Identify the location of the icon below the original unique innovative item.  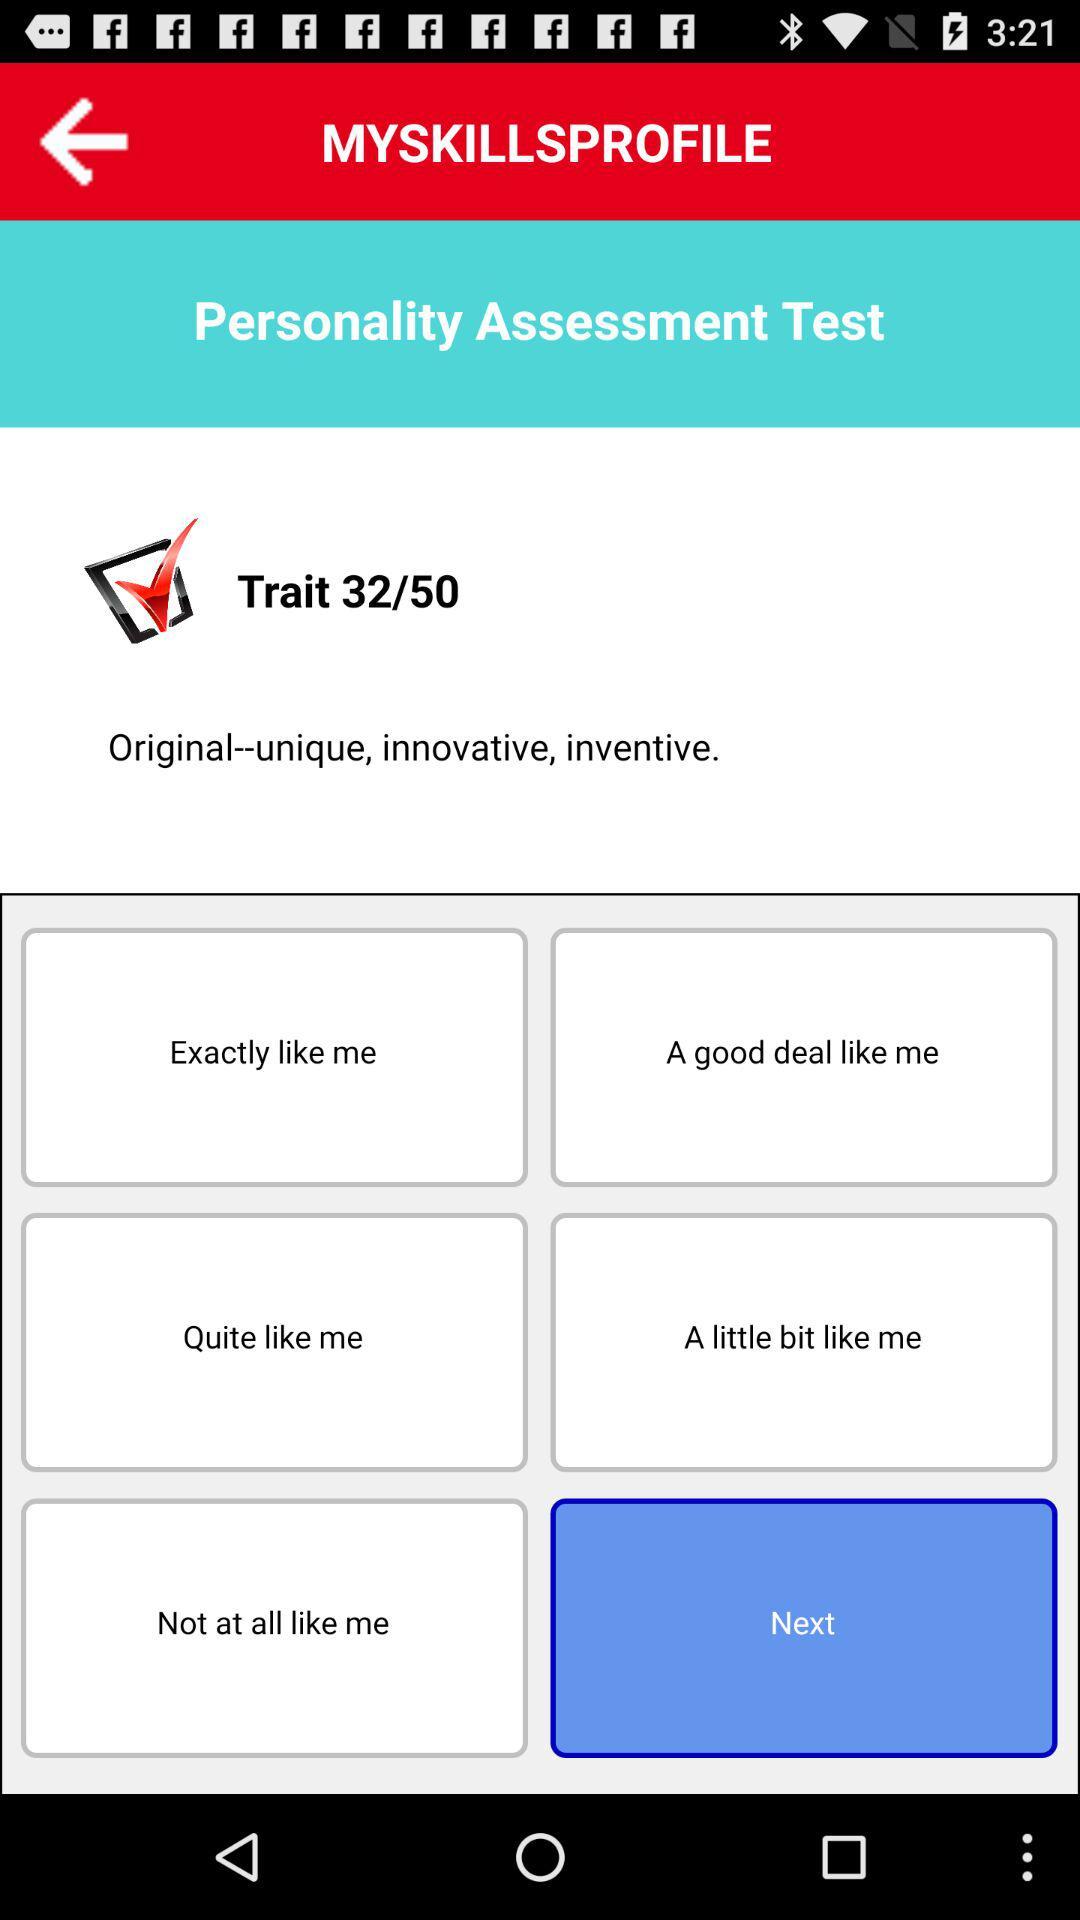
(802, 1056).